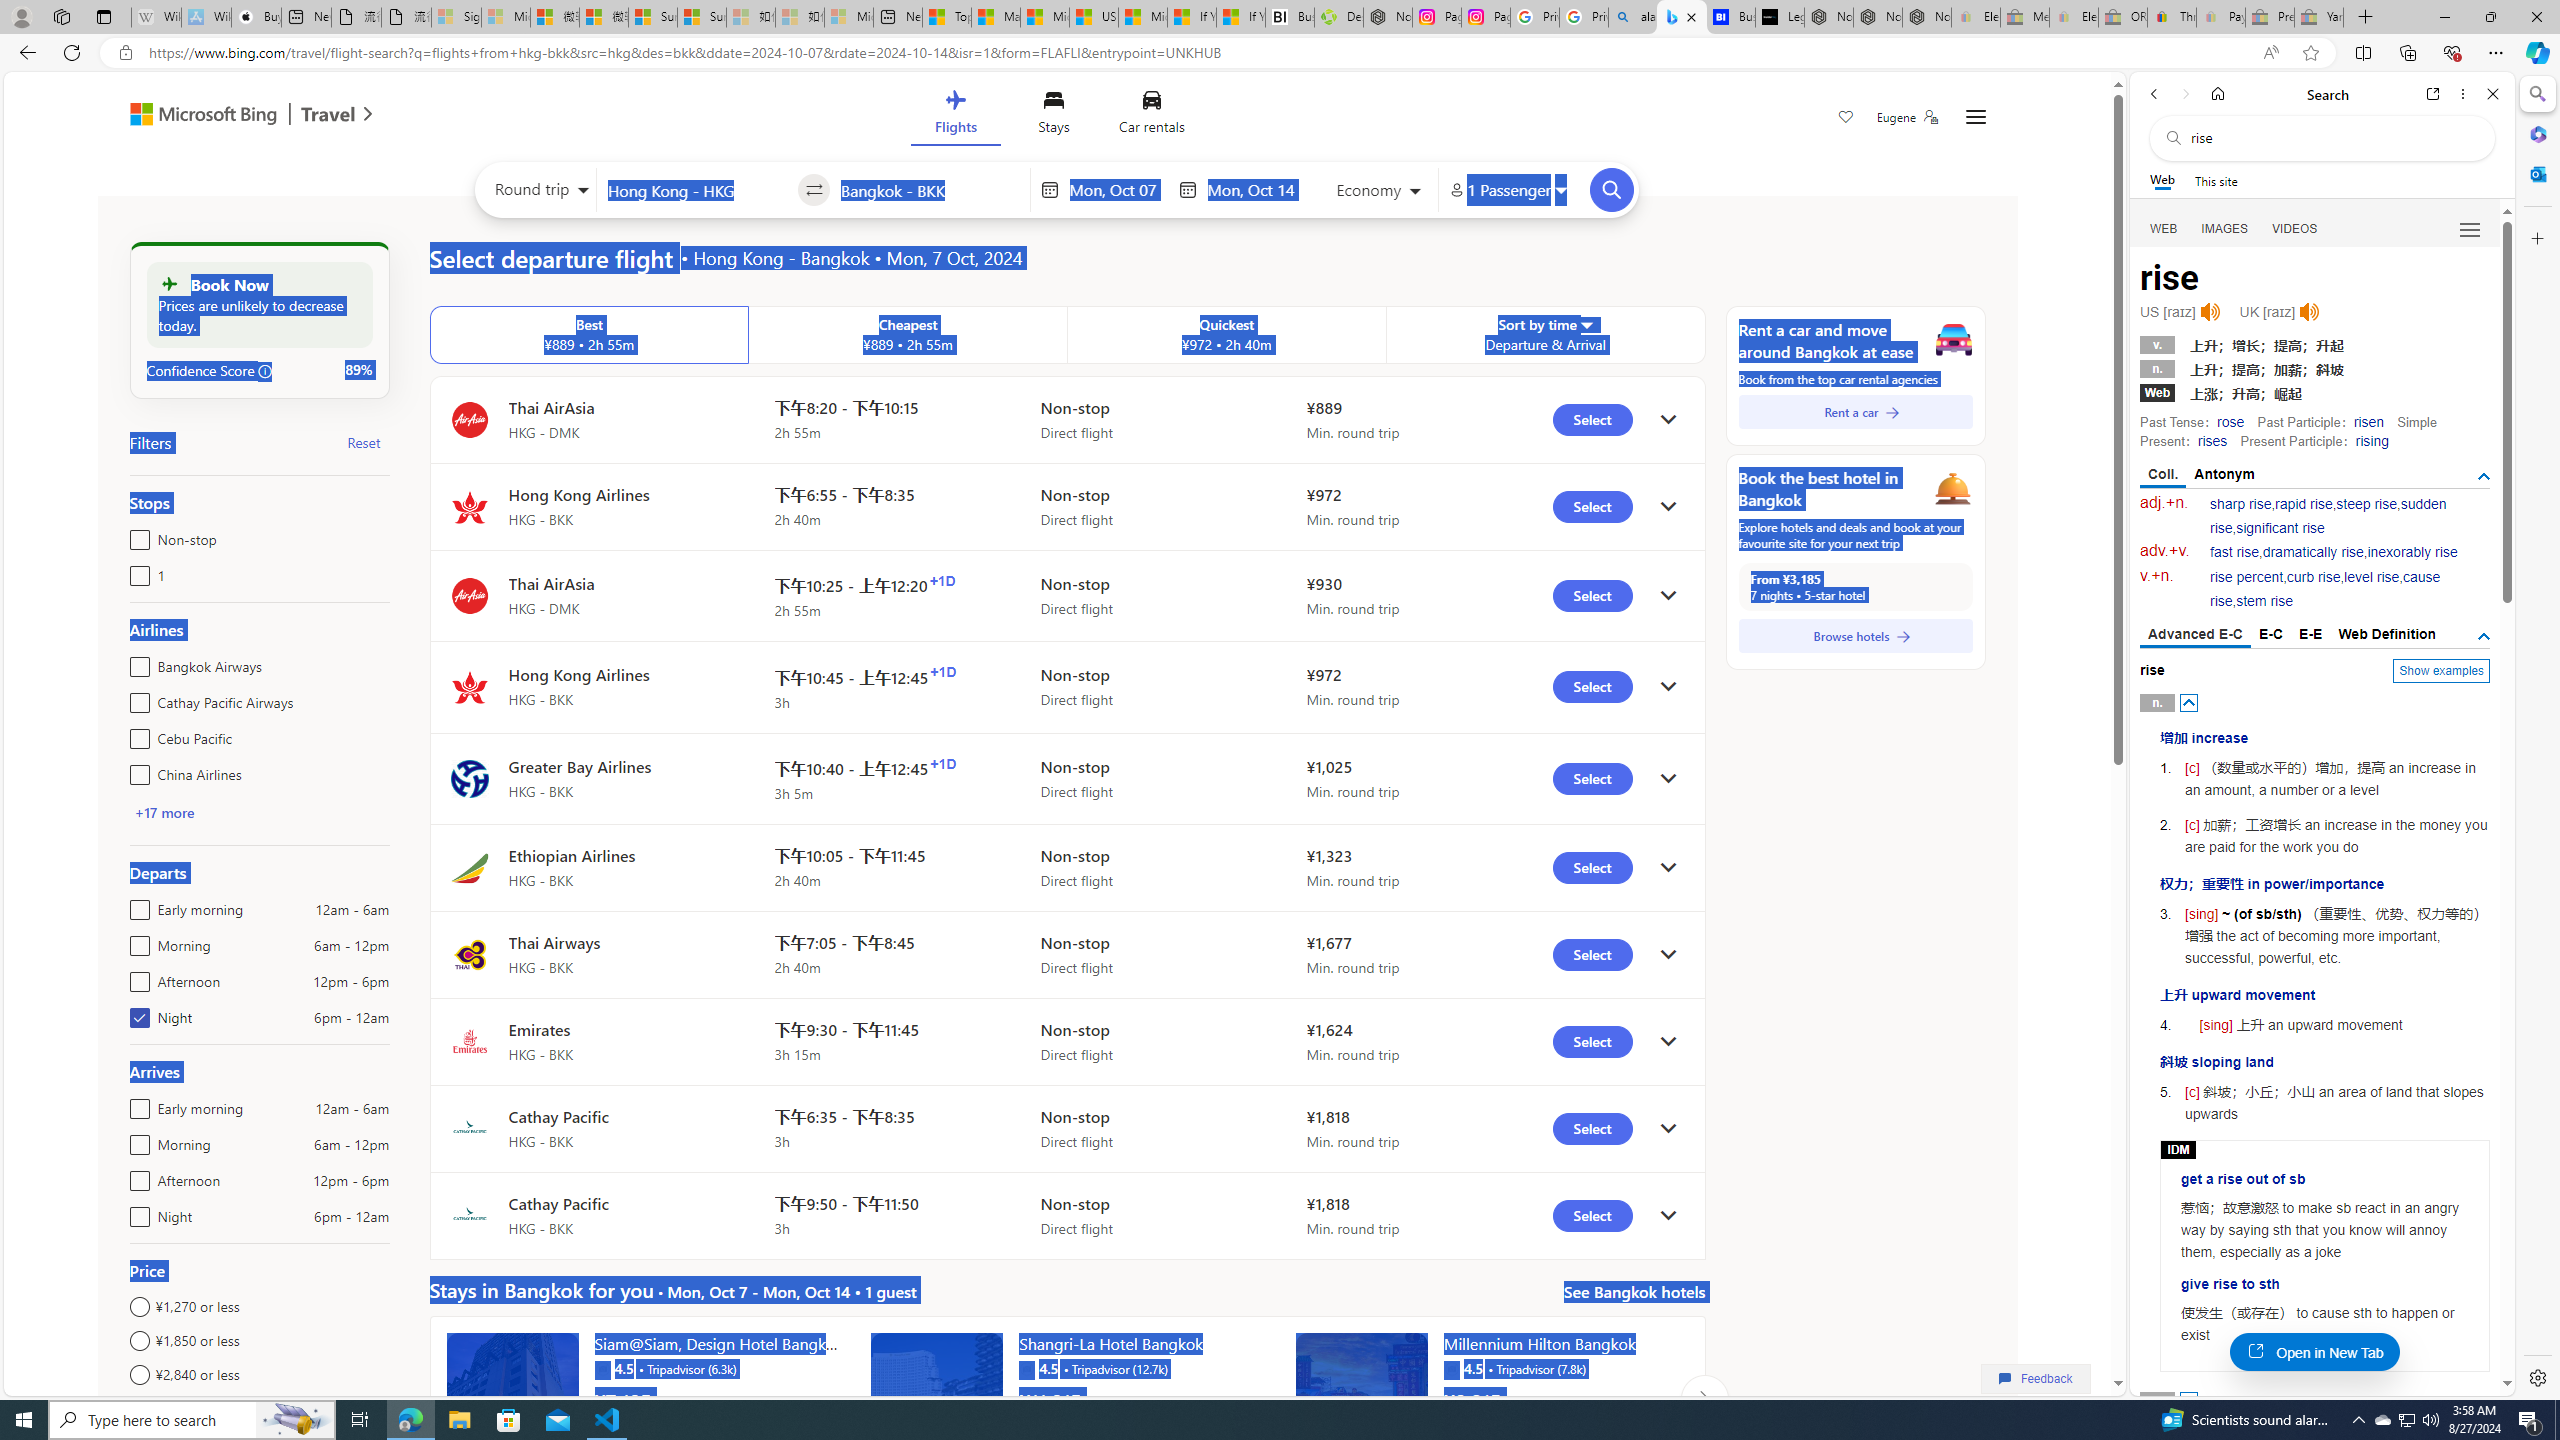  I want to click on 'Eugene', so click(1907, 116).